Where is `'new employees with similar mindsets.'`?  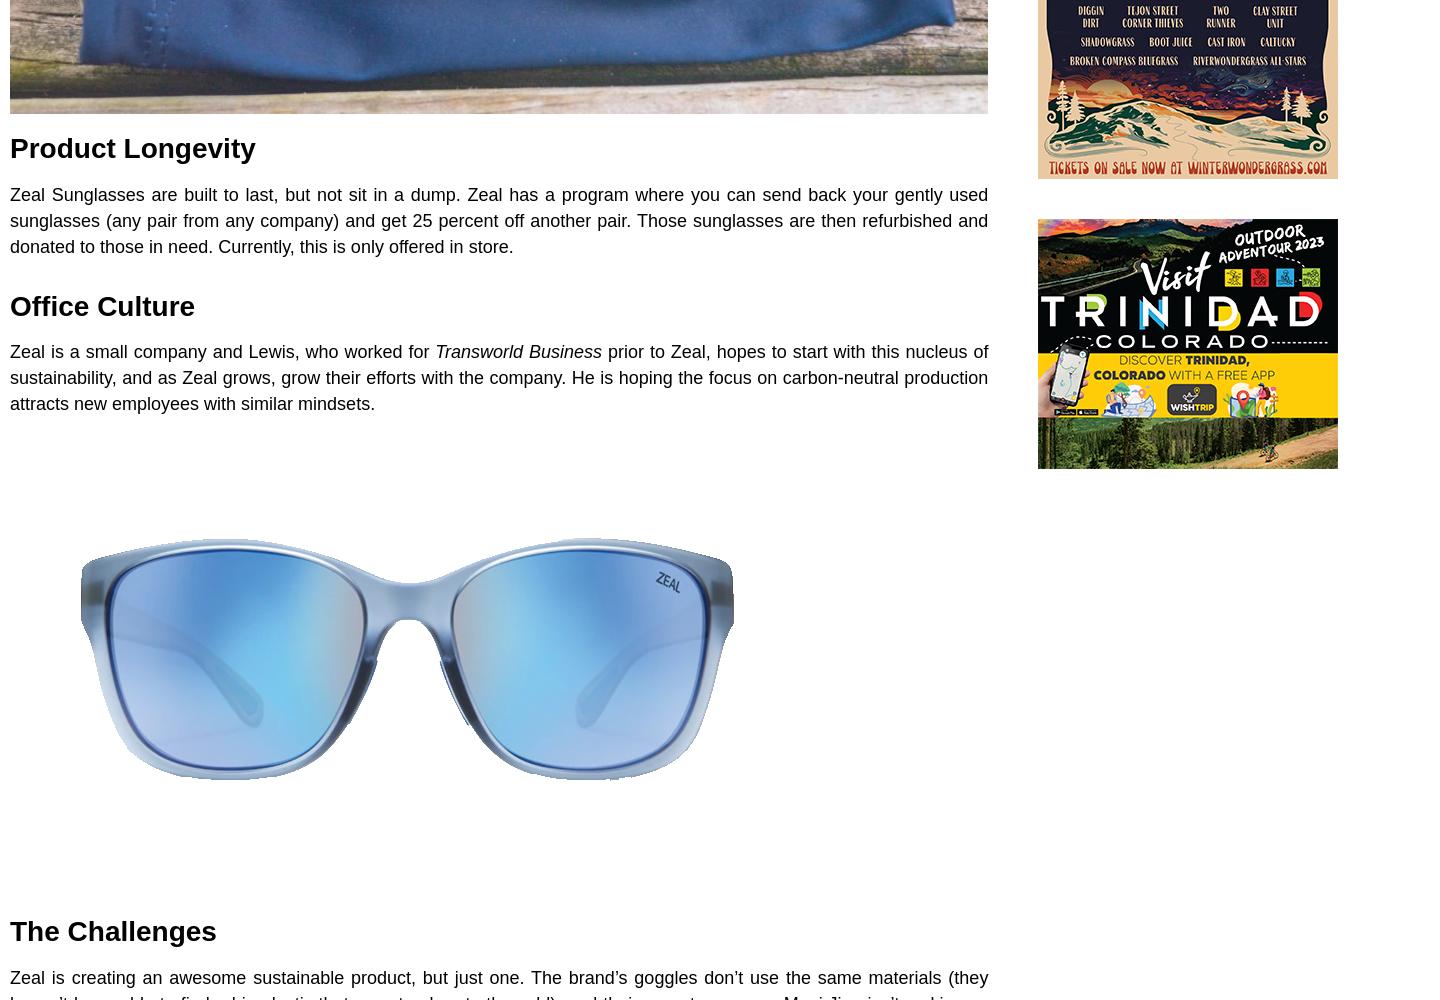 'new employees with similar mindsets.' is located at coordinates (222, 404).